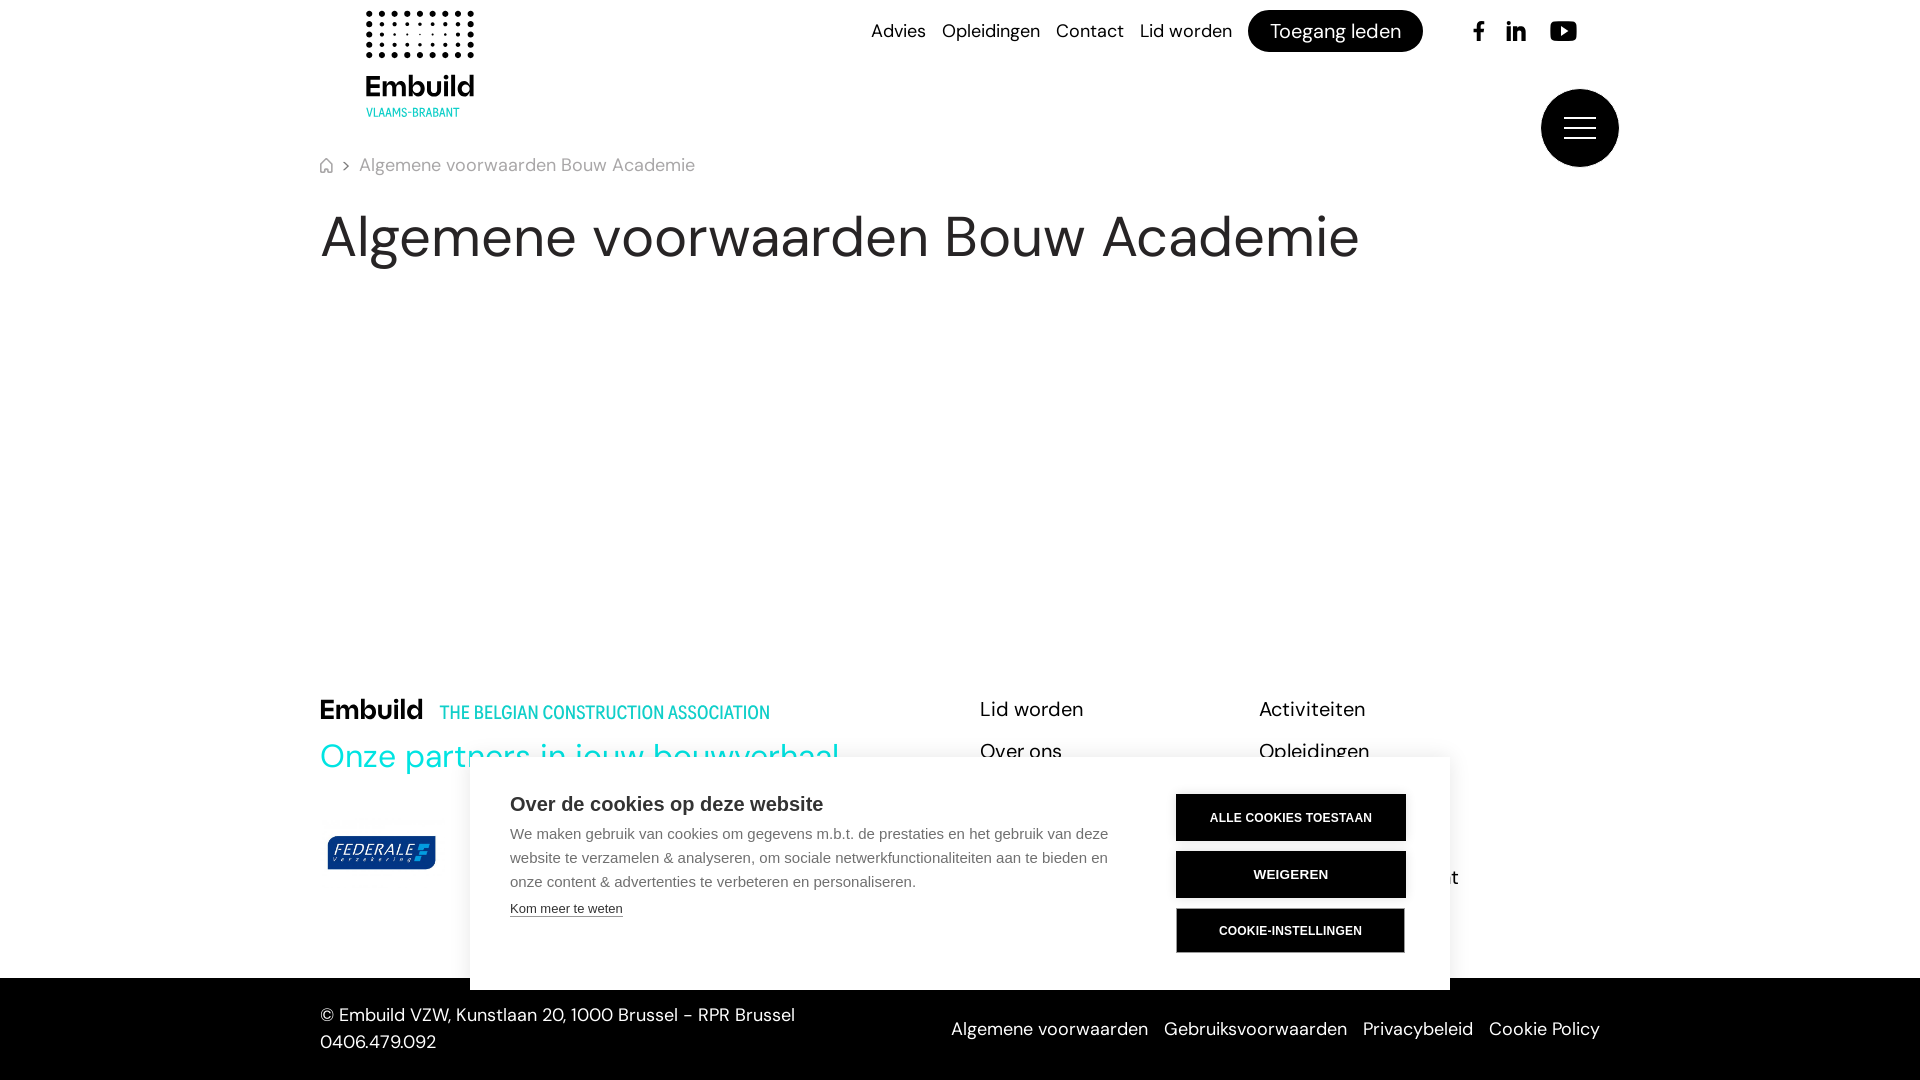  What do you see at coordinates (1545, 30) in the screenshot?
I see `'Youtube'` at bounding box center [1545, 30].